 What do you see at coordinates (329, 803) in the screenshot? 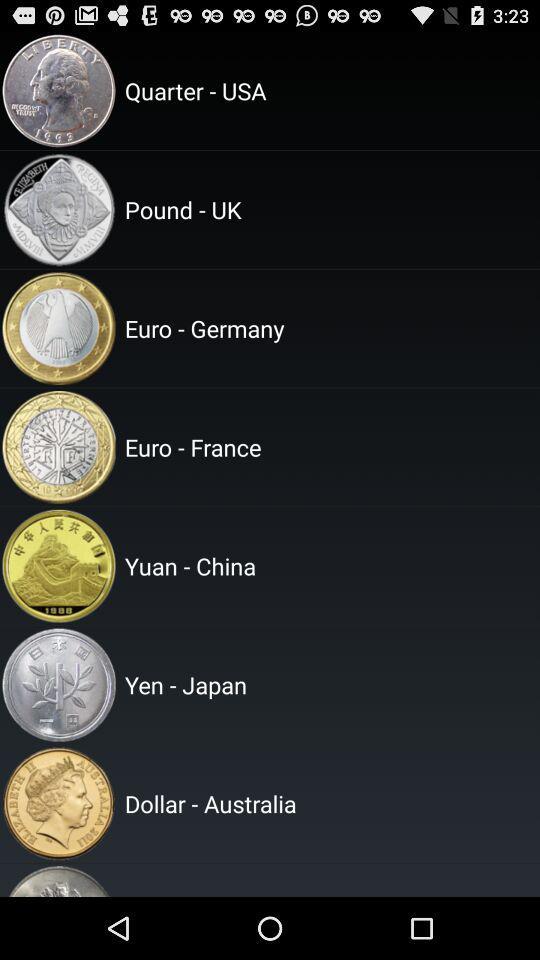
I see `the dollar - australia item` at bounding box center [329, 803].